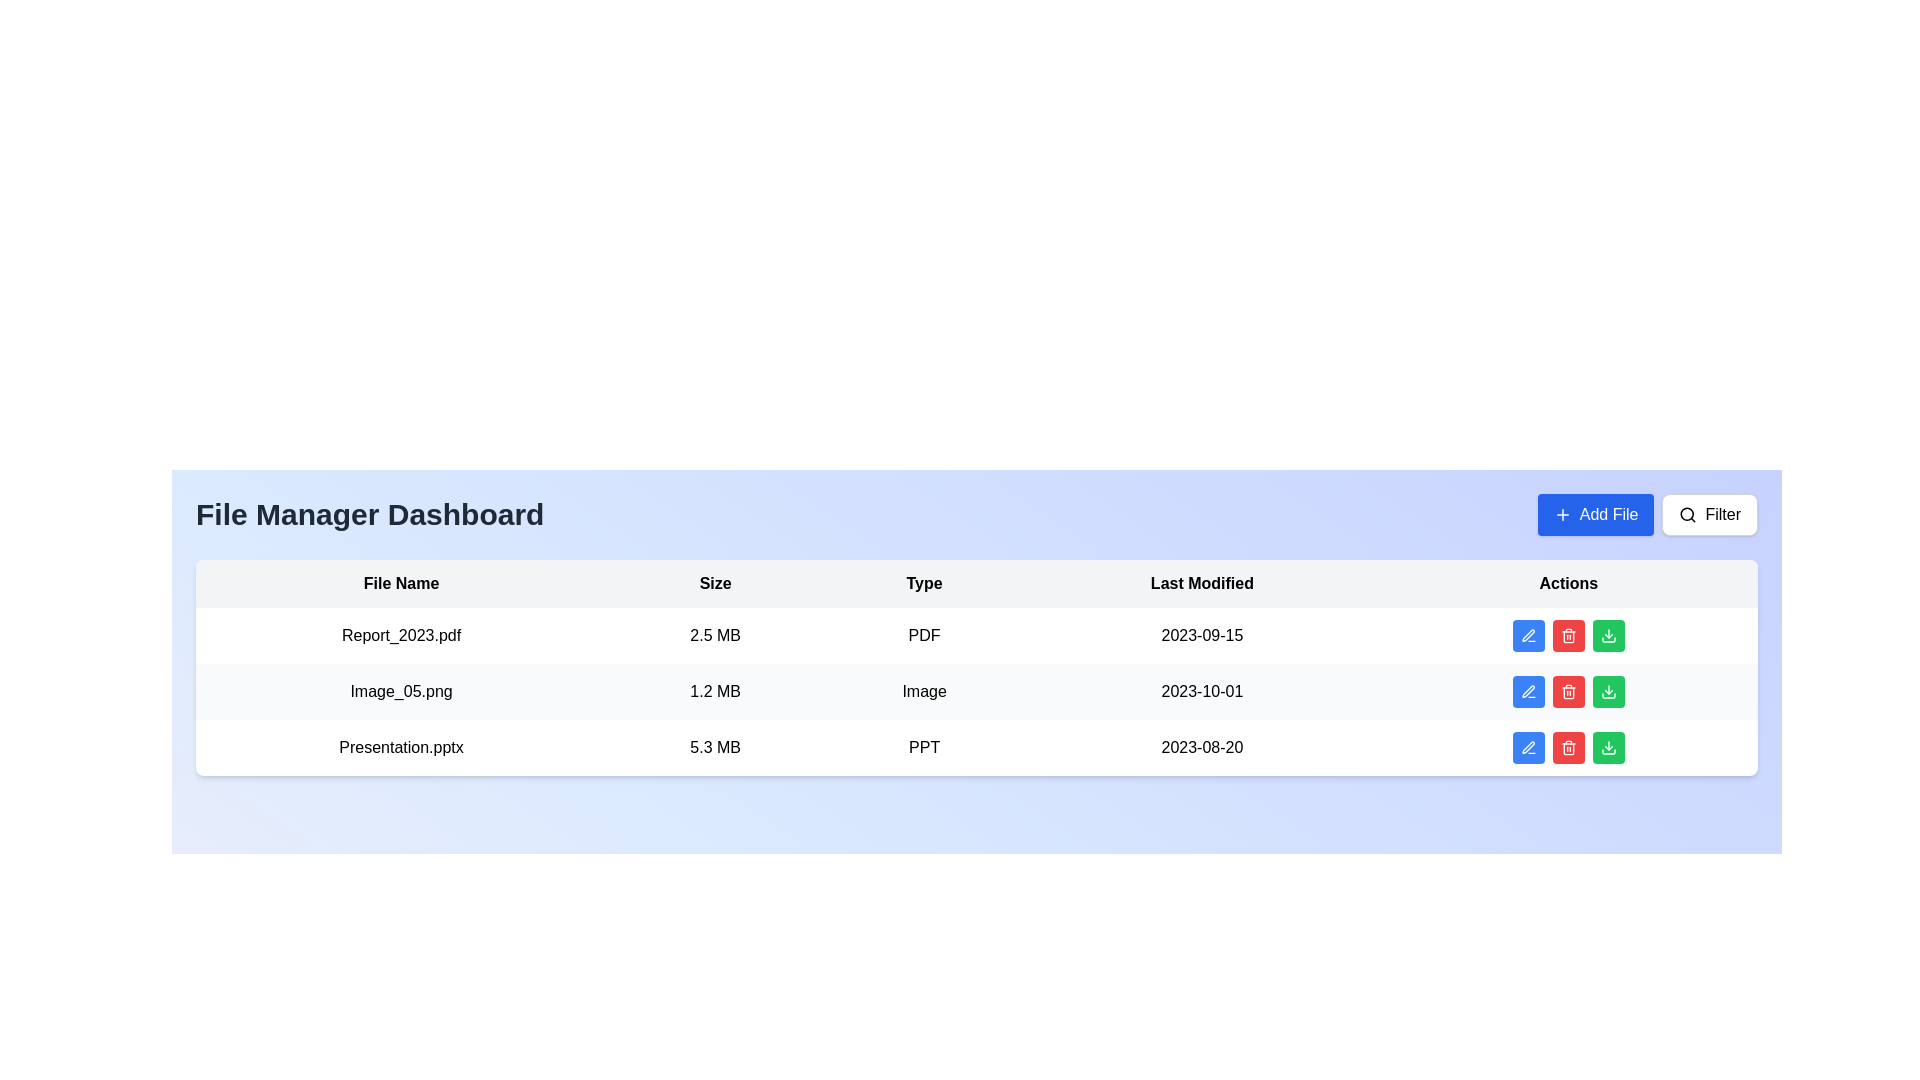  I want to click on the pen icon located inside the blue action button in the 'Actions' column of the 'Image_05.png' row, so click(1527, 690).